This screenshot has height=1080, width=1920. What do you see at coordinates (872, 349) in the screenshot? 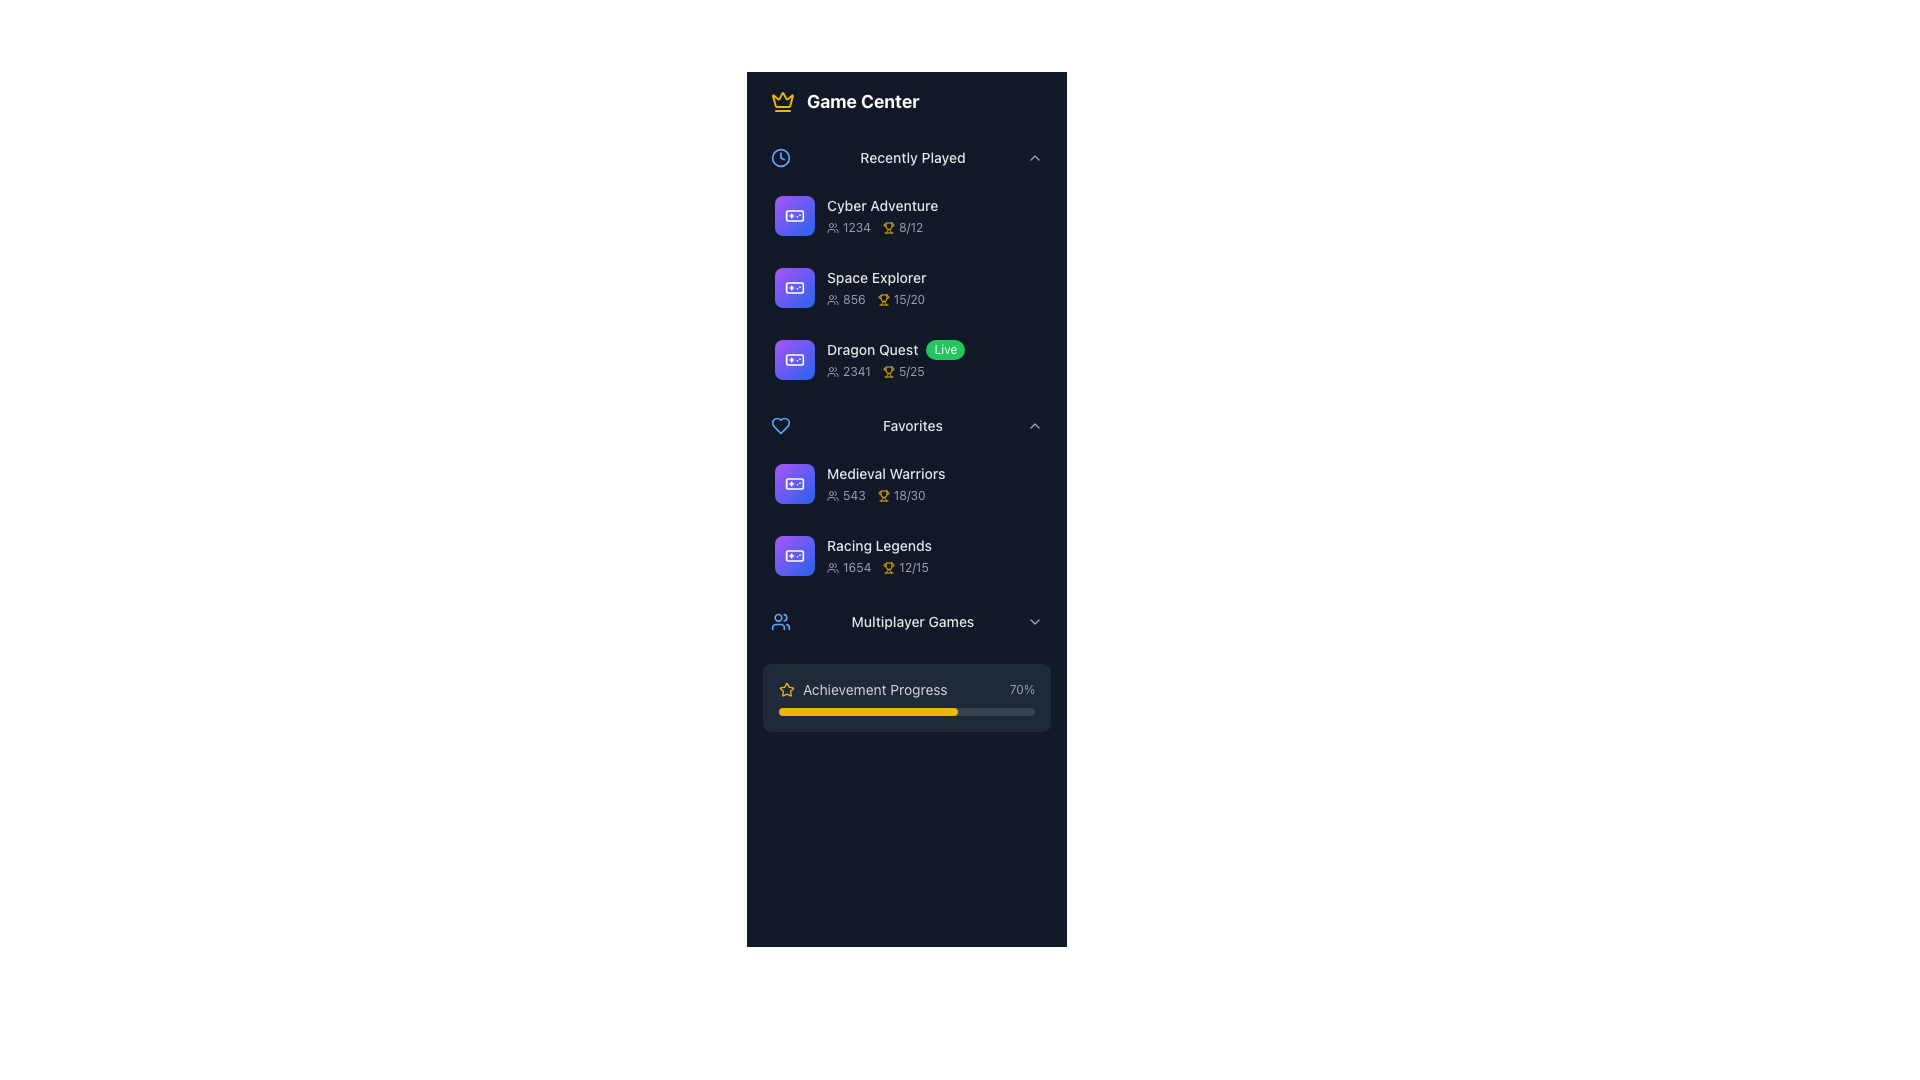
I see `the text label displaying 'Dragon Quest' which is positioned under the 'Recently Played' section, aligned to the left of the 'Live' badge` at bounding box center [872, 349].